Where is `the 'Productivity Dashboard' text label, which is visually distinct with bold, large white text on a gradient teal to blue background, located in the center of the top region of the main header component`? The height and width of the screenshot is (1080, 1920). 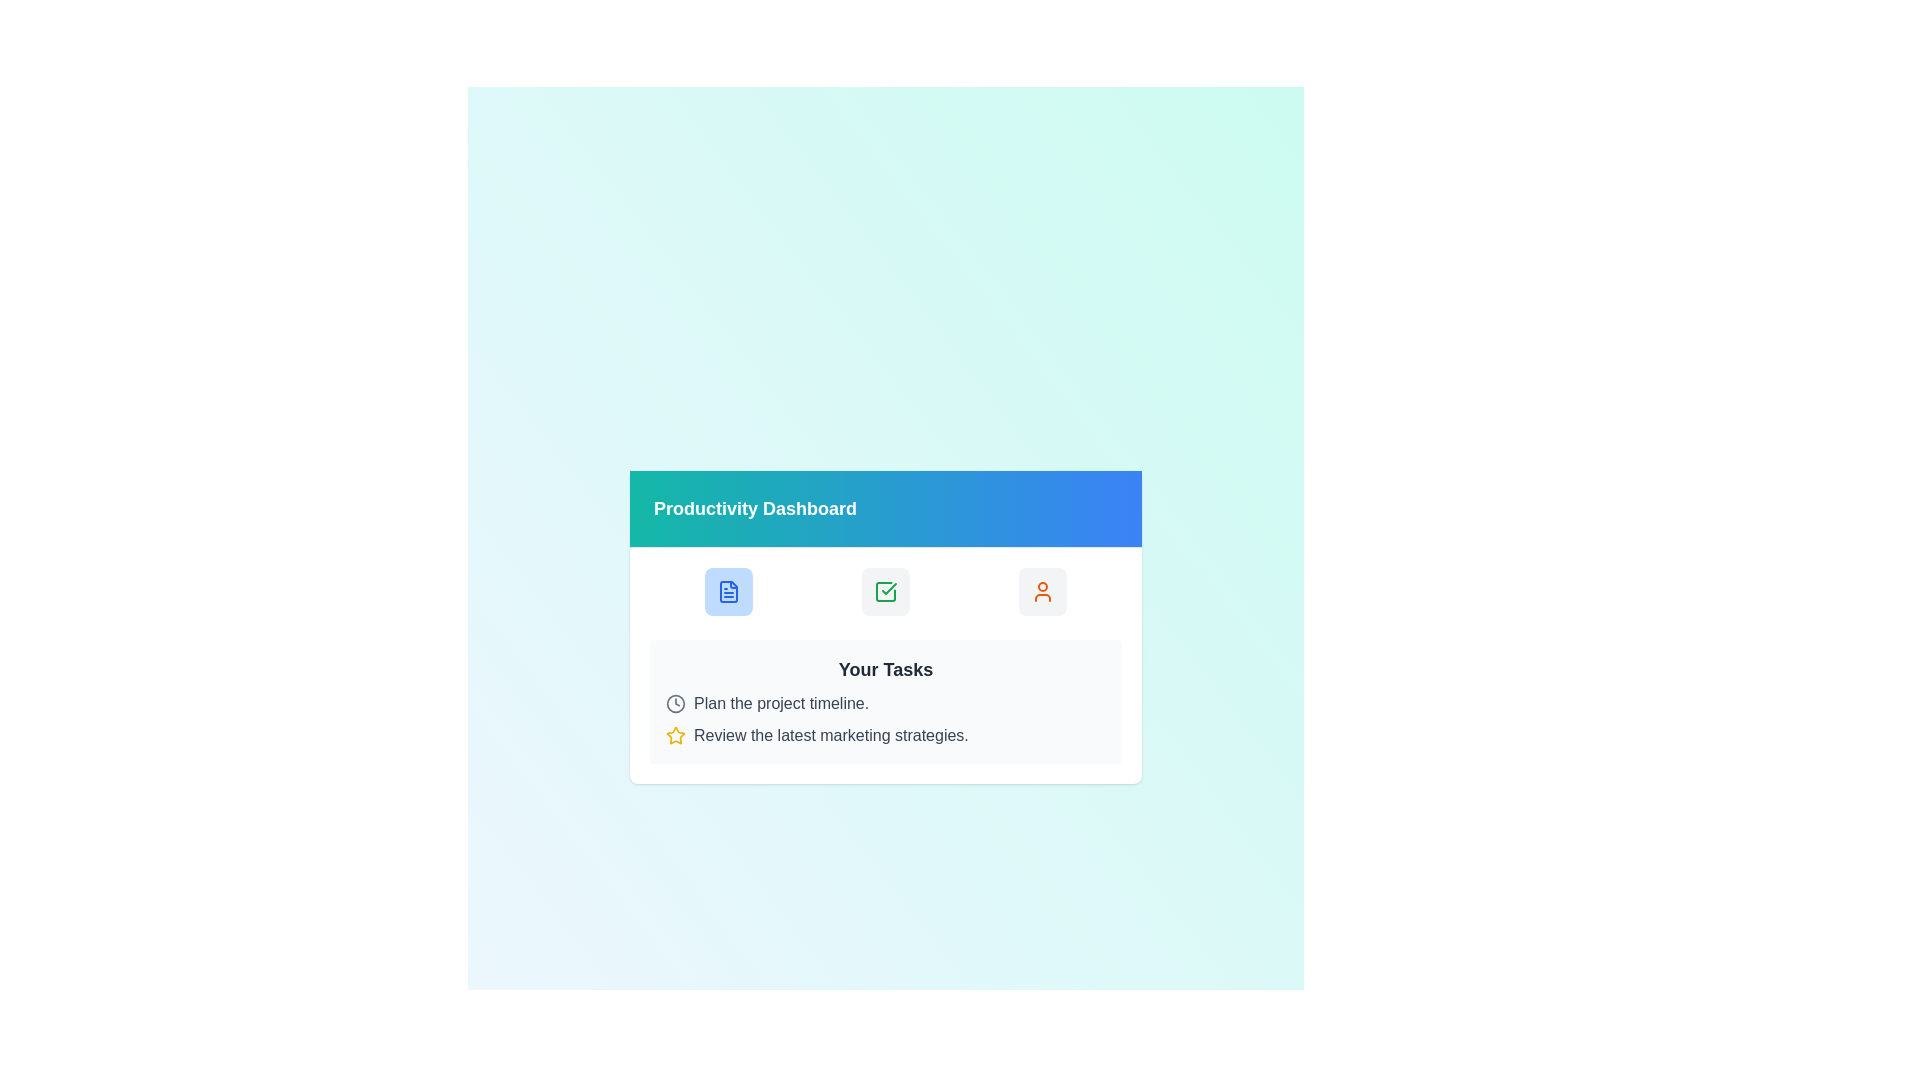
the 'Productivity Dashboard' text label, which is visually distinct with bold, large white text on a gradient teal to blue background, located in the center of the top region of the main header component is located at coordinates (754, 507).